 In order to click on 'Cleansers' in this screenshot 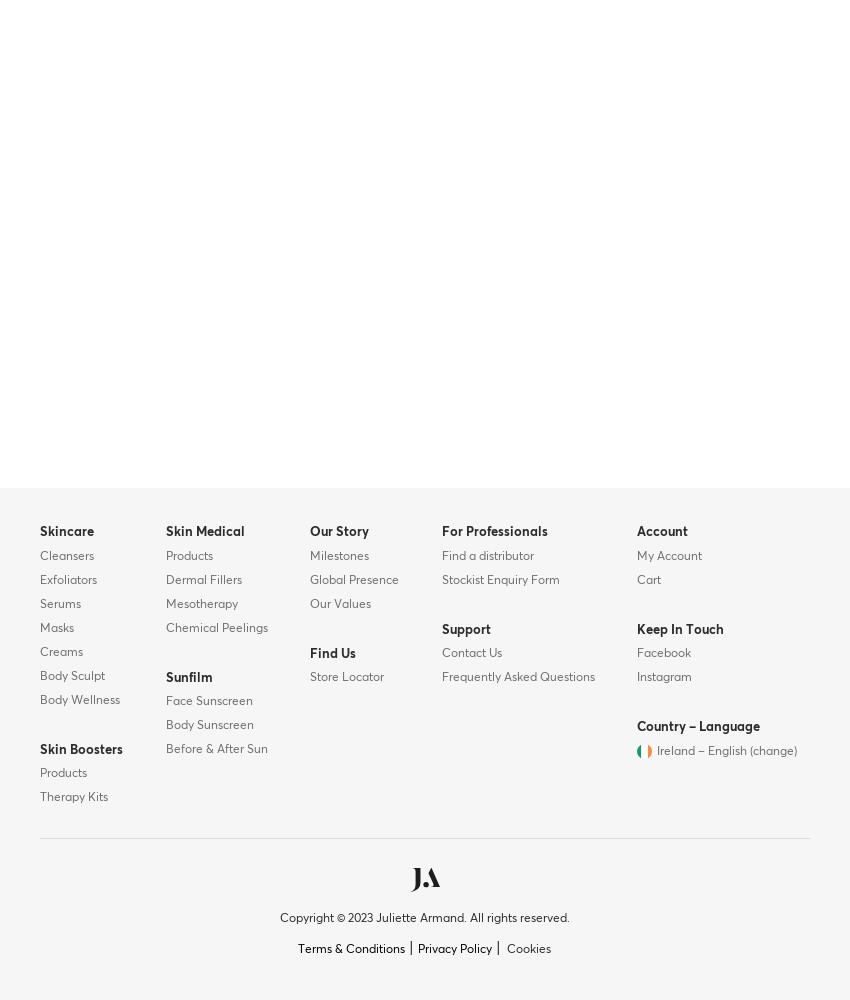, I will do `click(66, 556)`.